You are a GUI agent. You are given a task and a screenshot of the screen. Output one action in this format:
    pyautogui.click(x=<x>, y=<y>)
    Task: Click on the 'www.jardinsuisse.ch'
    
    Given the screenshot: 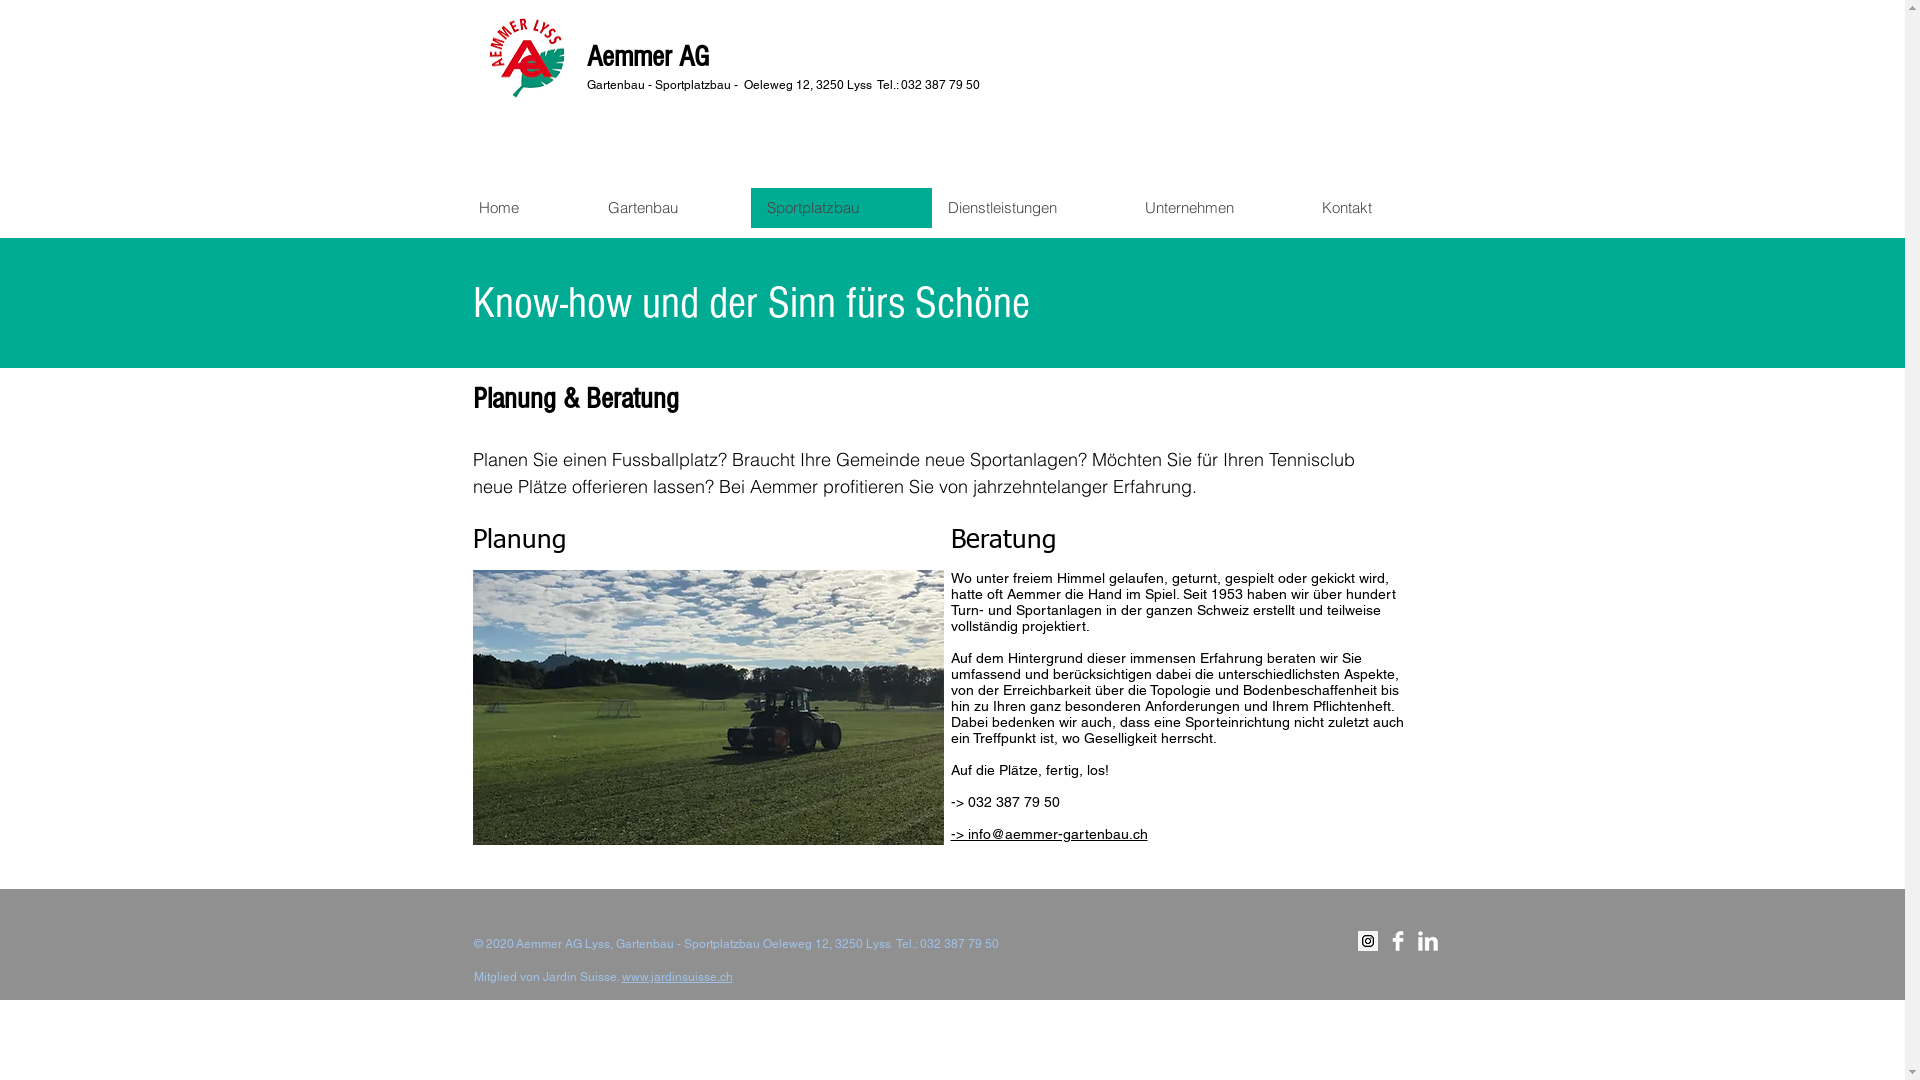 What is the action you would take?
    pyautogui.click(x=677, y=975)
    